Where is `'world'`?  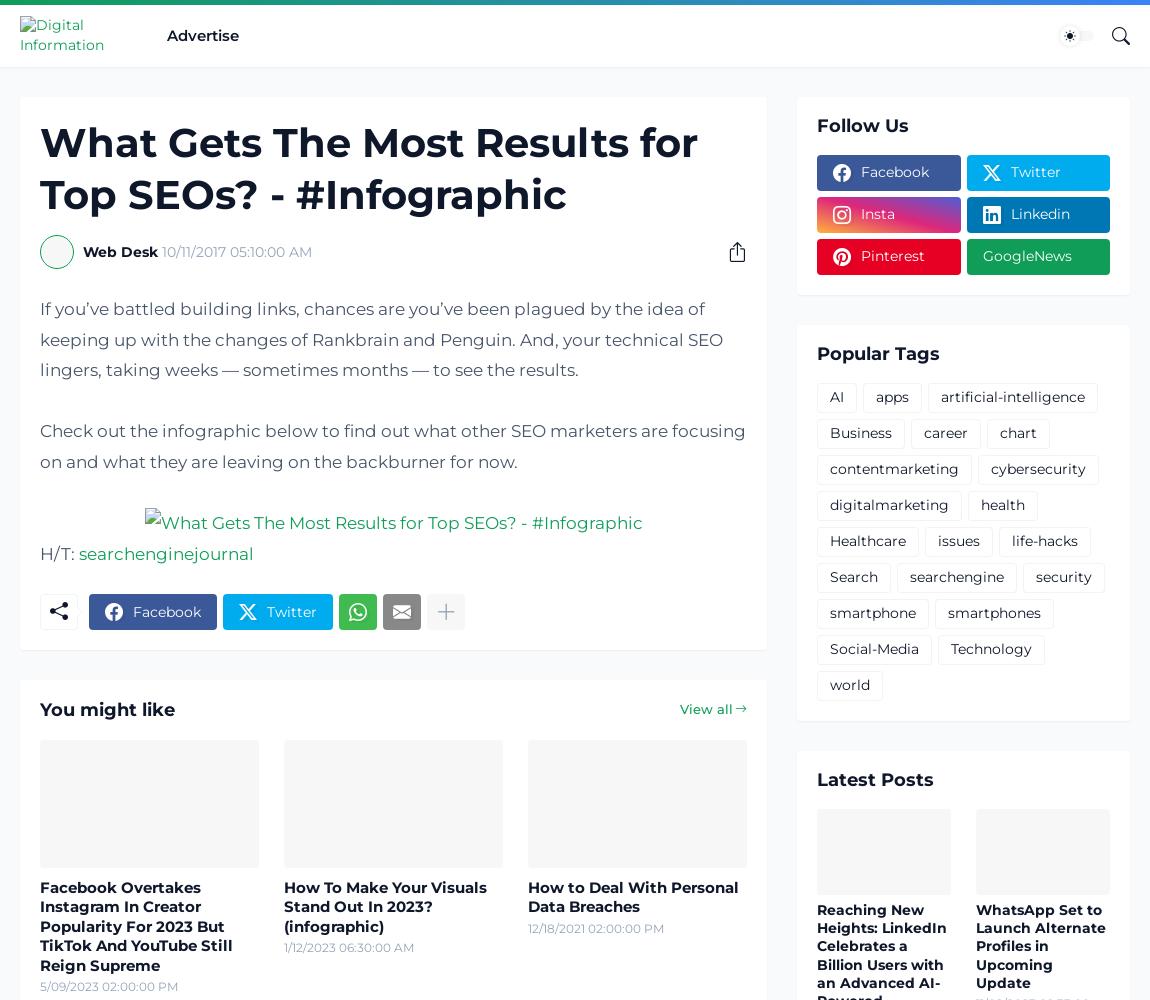
'world' is located at coordinates (848, 685).